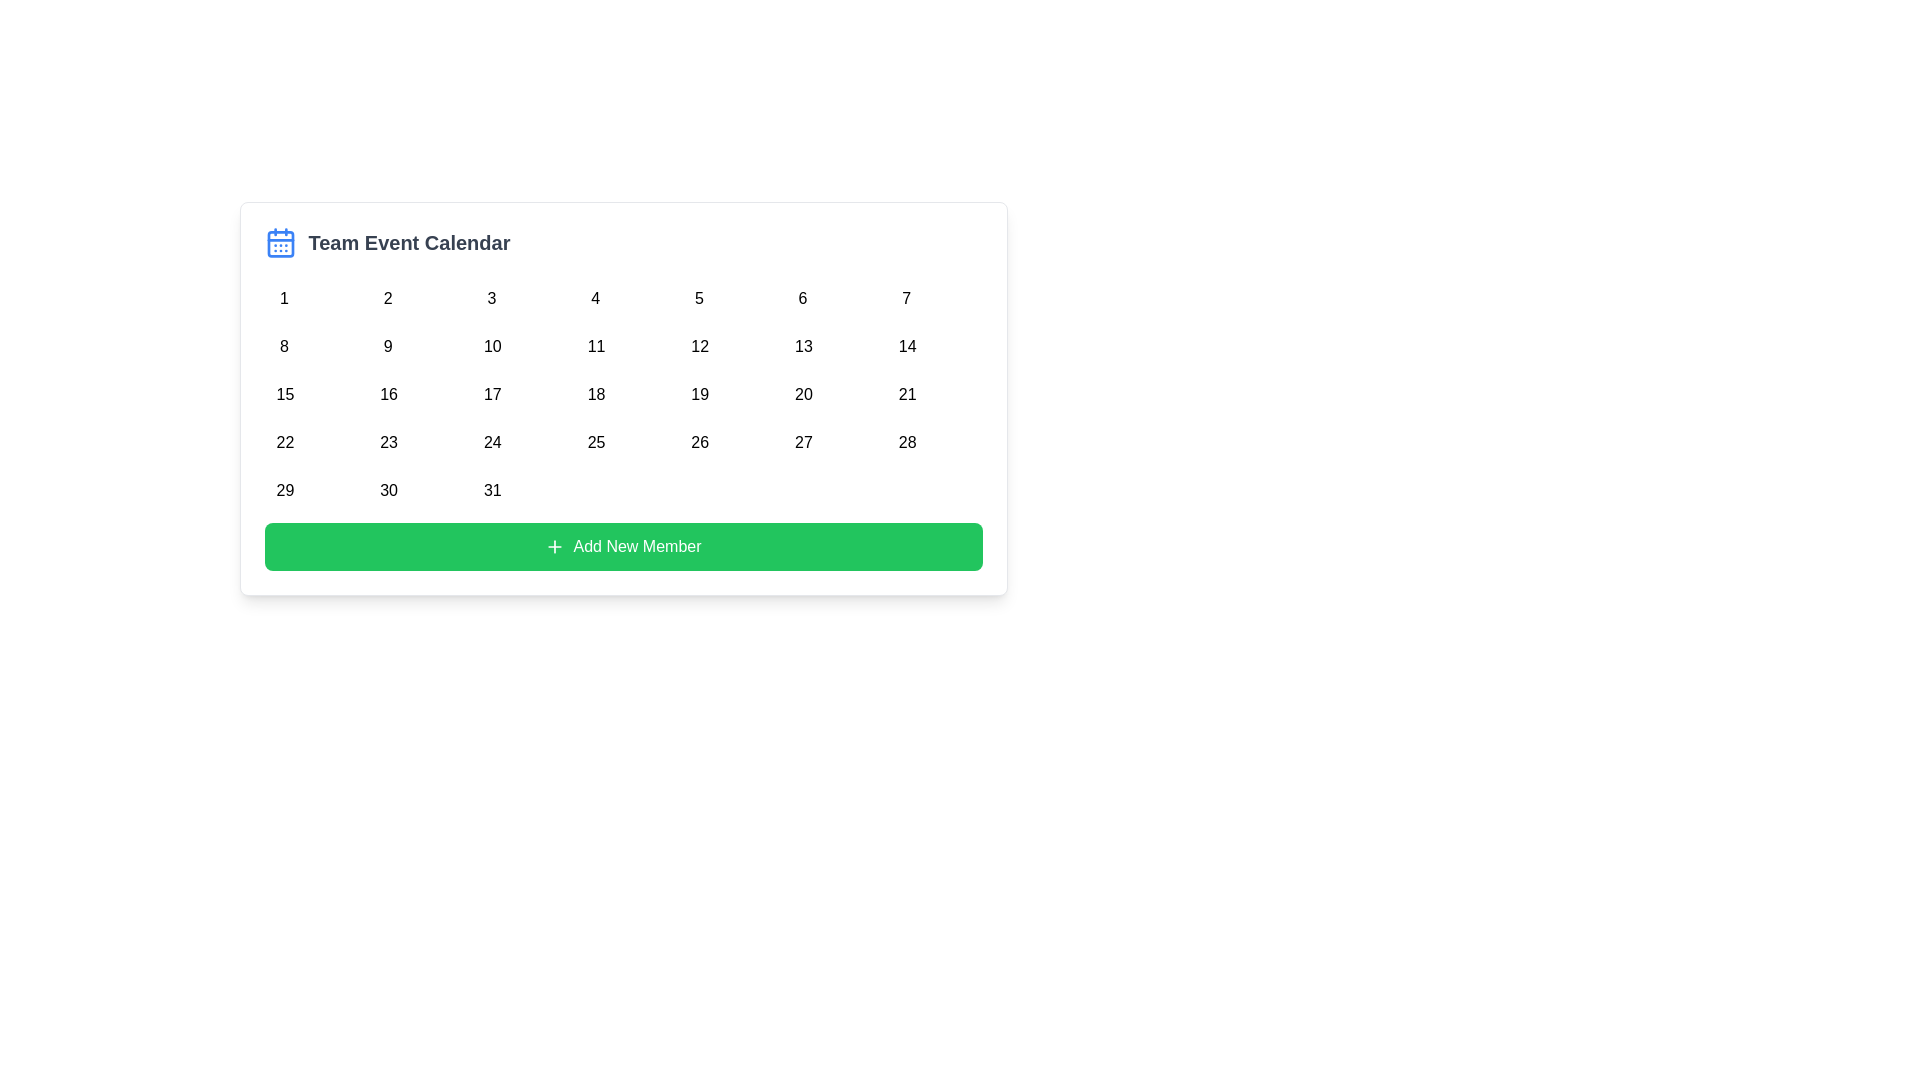 This screenshot has height=1080, width=1920. I want to click on the button representing the 18th day in the calendar interface, so click(594, 390).